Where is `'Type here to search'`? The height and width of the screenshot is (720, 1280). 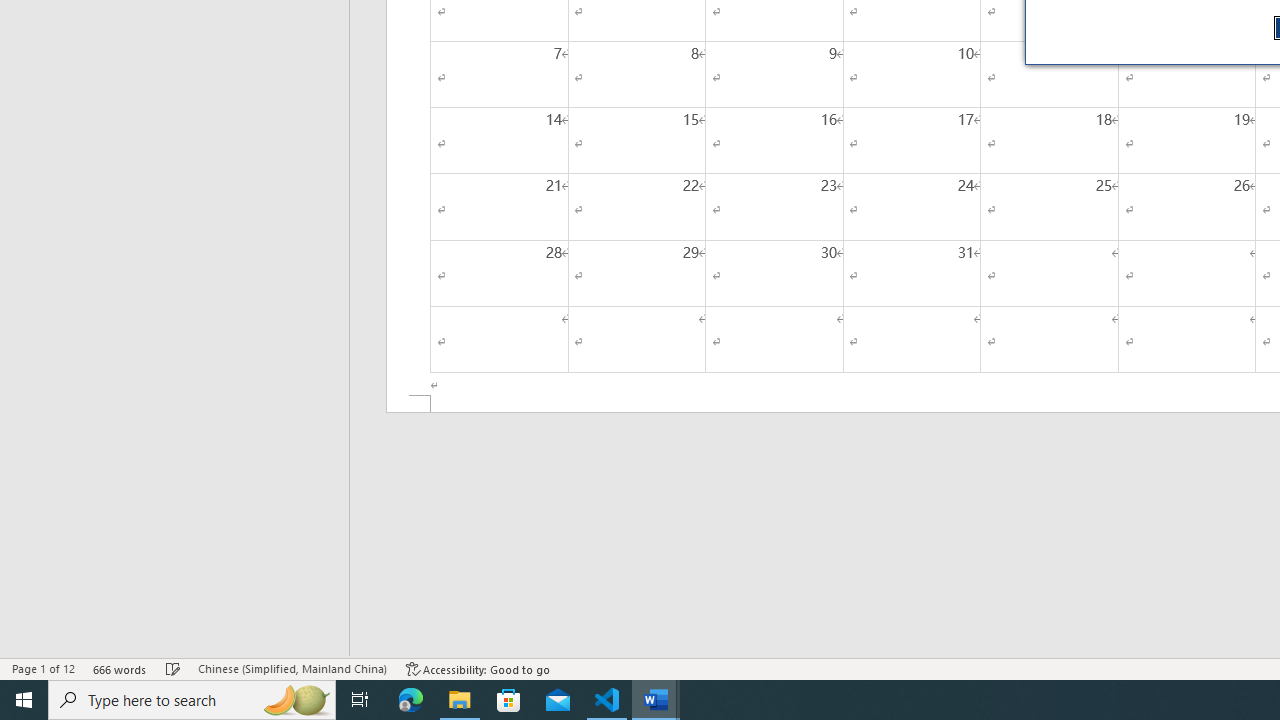 'Type here to search' is located at coordinates (192, 698).